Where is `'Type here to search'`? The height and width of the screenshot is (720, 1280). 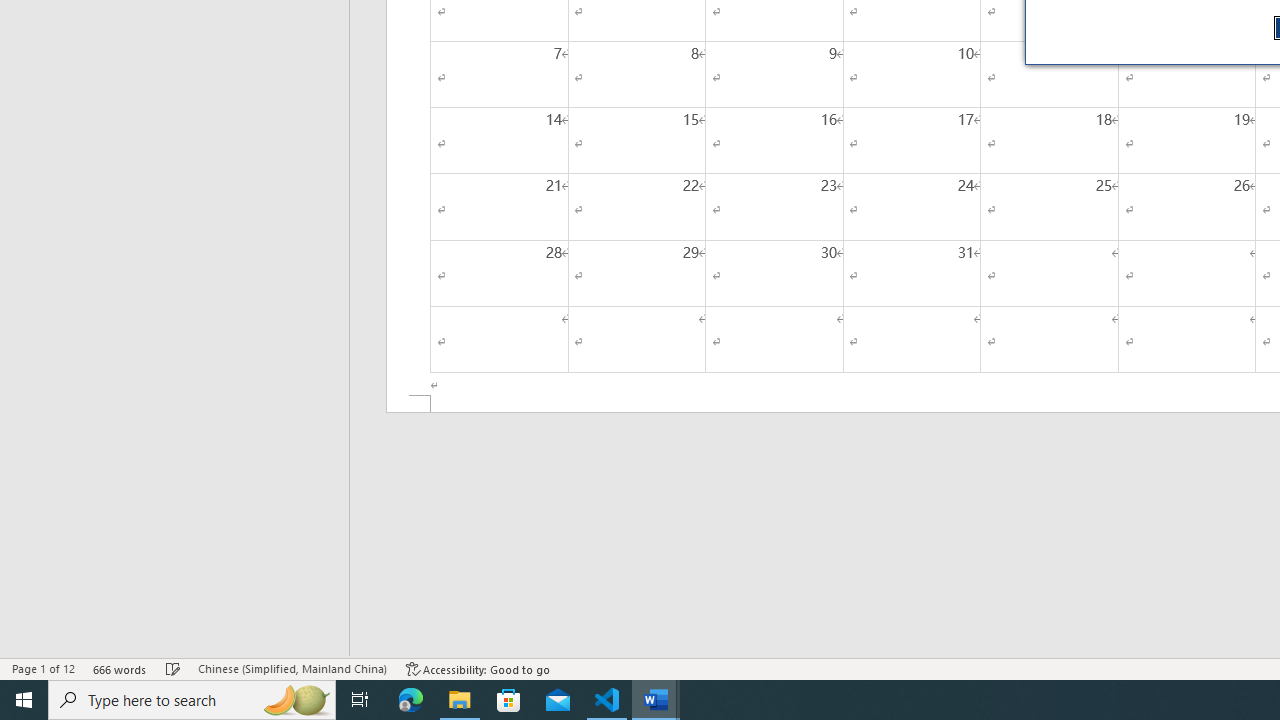 'Type here to search' is located at coordinates (192, 698).